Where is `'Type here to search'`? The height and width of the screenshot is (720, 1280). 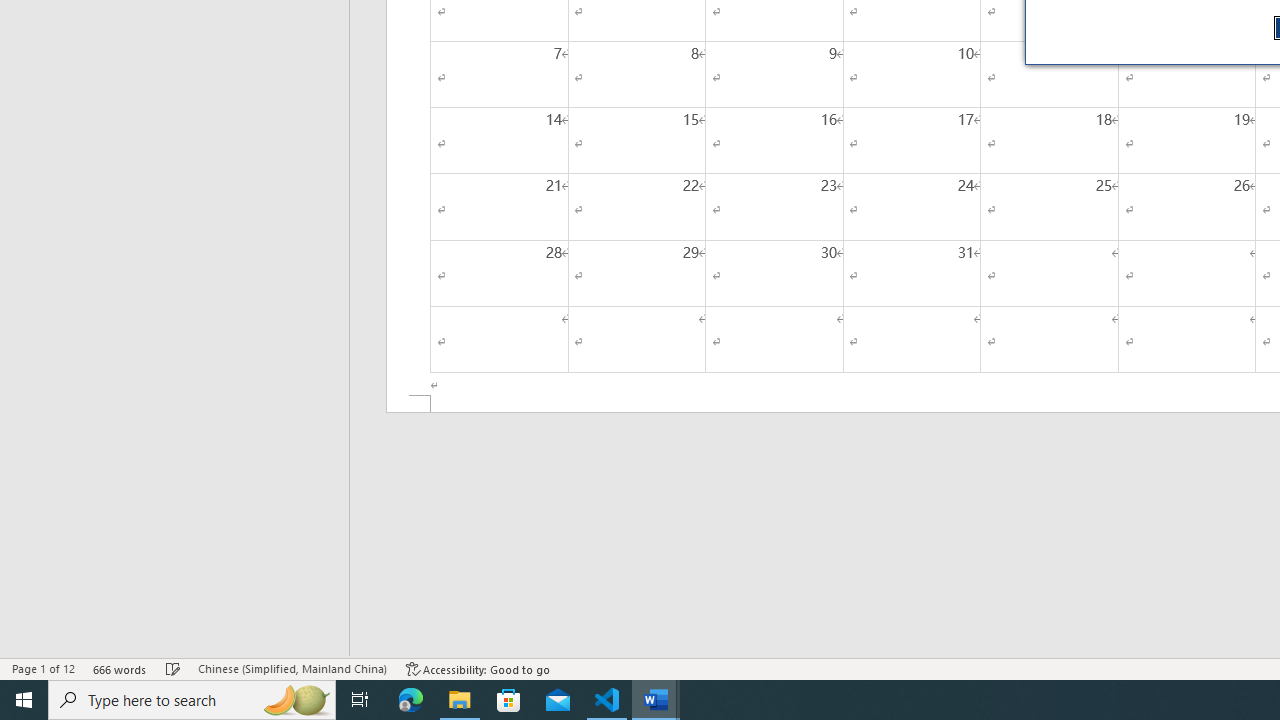 'Type here to search' is located at coordinates (192, 698).